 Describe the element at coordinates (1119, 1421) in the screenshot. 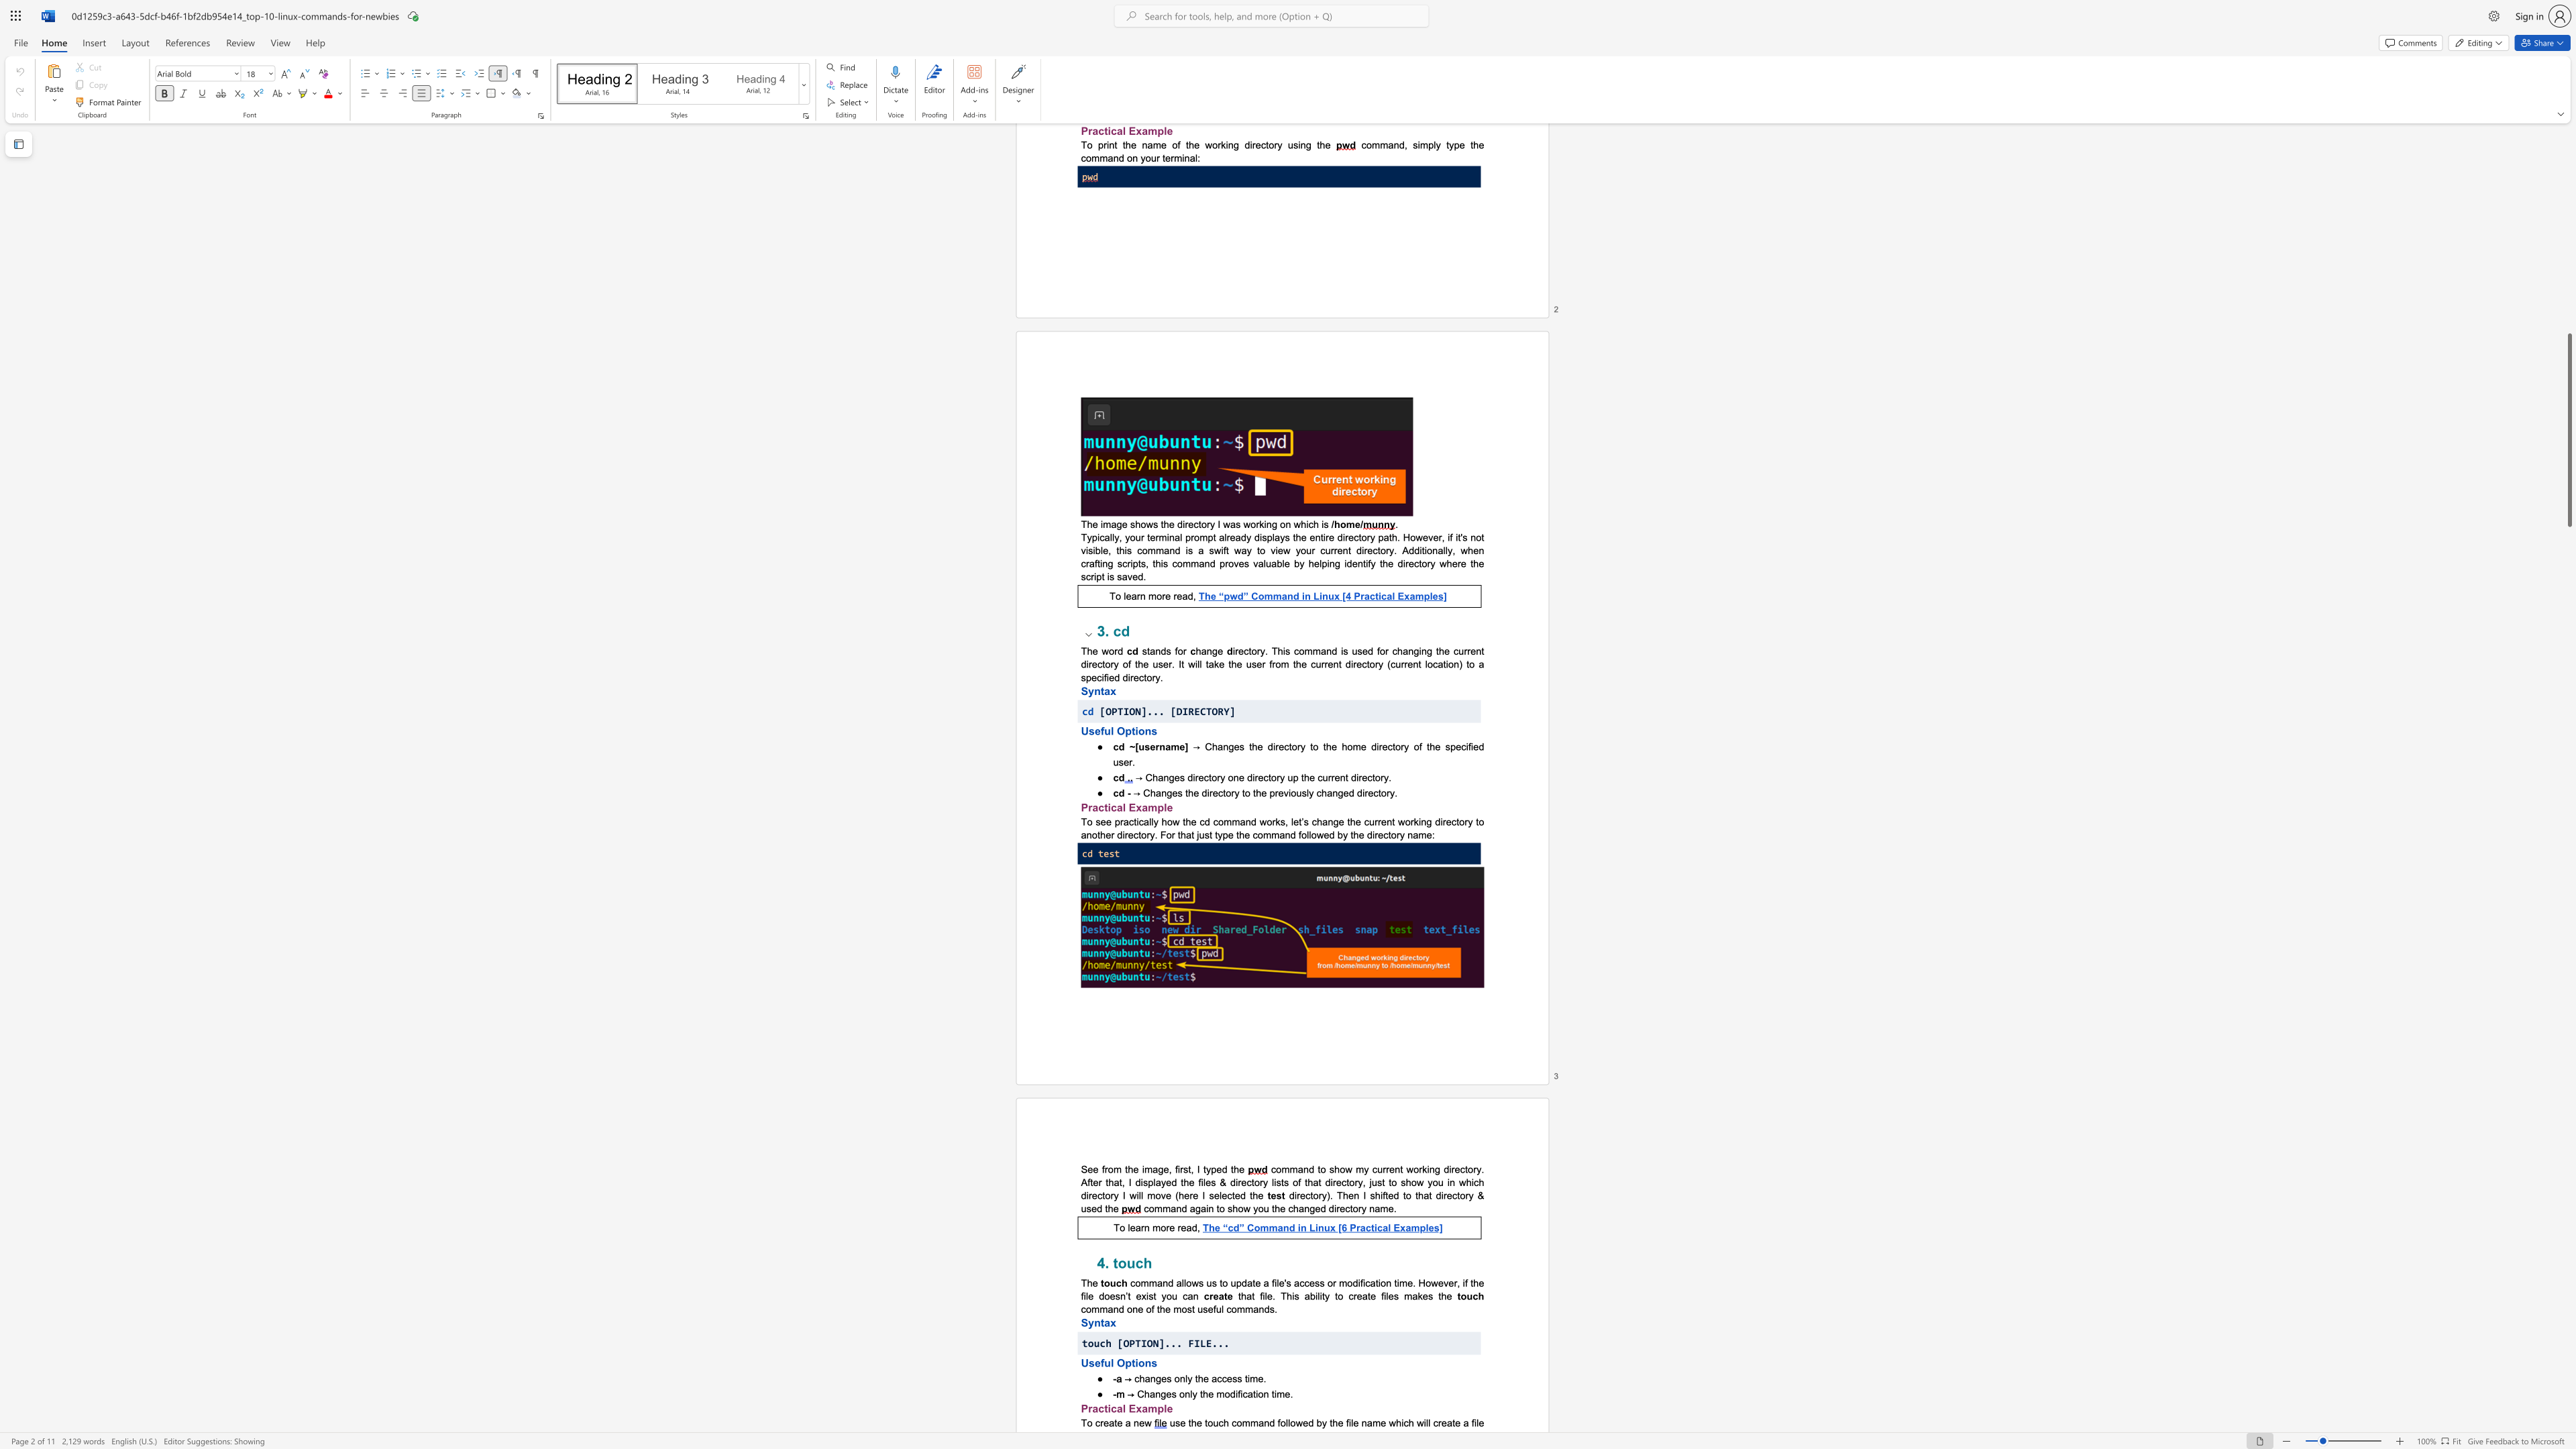

I see `the 2th character "e" in the text` at that location.